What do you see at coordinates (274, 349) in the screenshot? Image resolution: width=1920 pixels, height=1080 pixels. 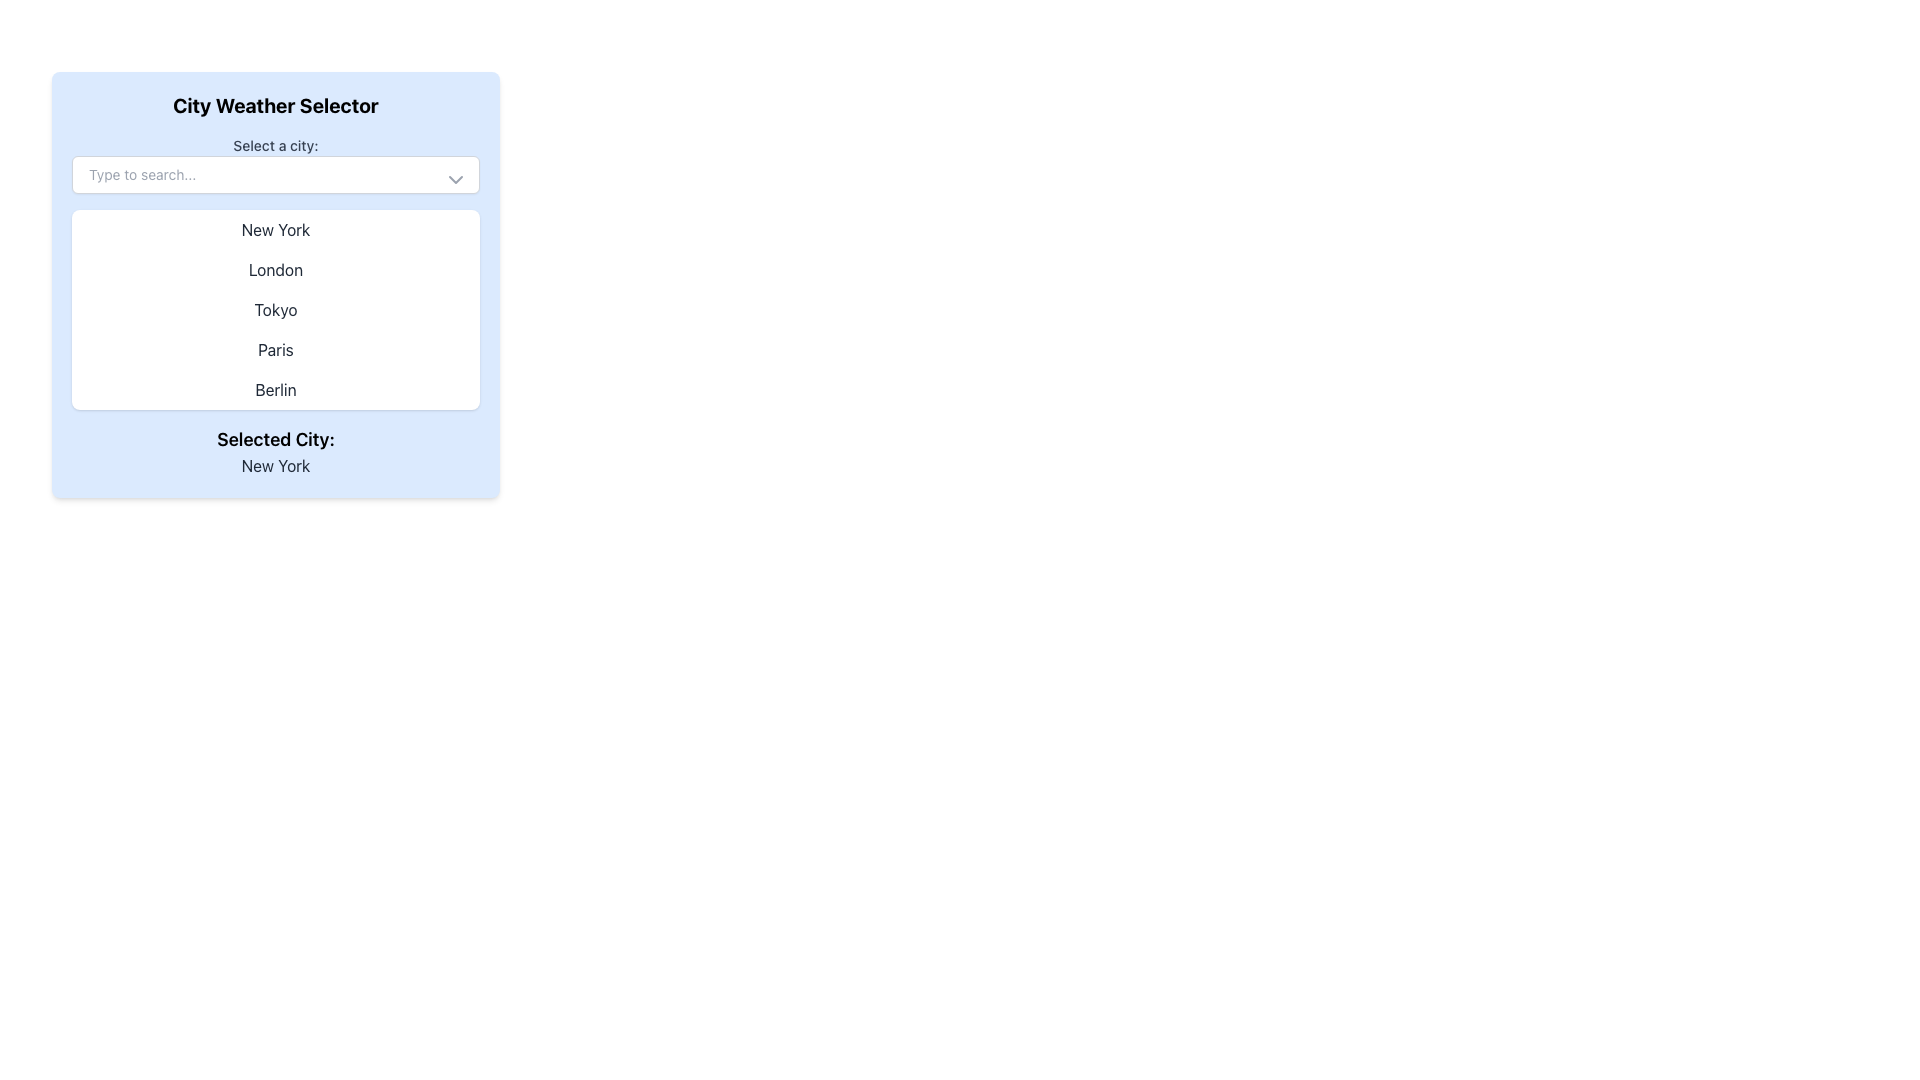 I see `the selectable city option 'Paris' in the city selector` at bounding box center [274, 349].